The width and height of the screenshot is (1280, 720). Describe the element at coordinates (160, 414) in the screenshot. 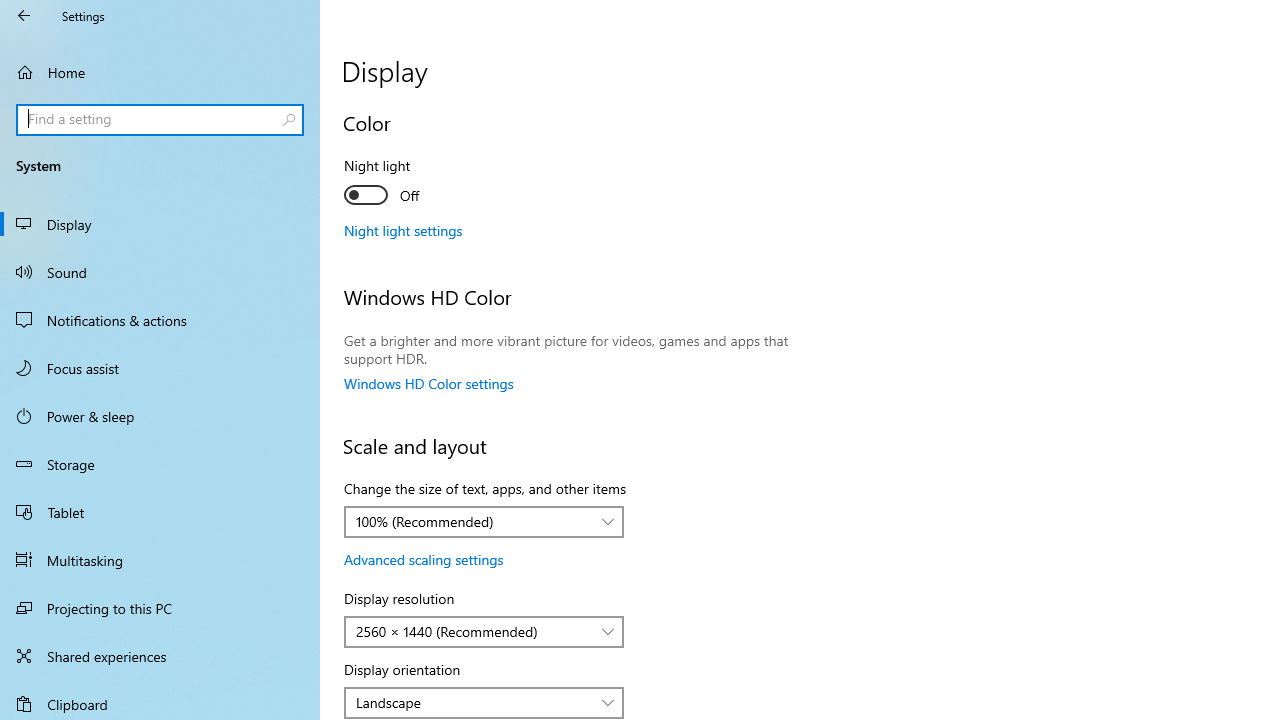

I see `'Power & sleep'` at that location.